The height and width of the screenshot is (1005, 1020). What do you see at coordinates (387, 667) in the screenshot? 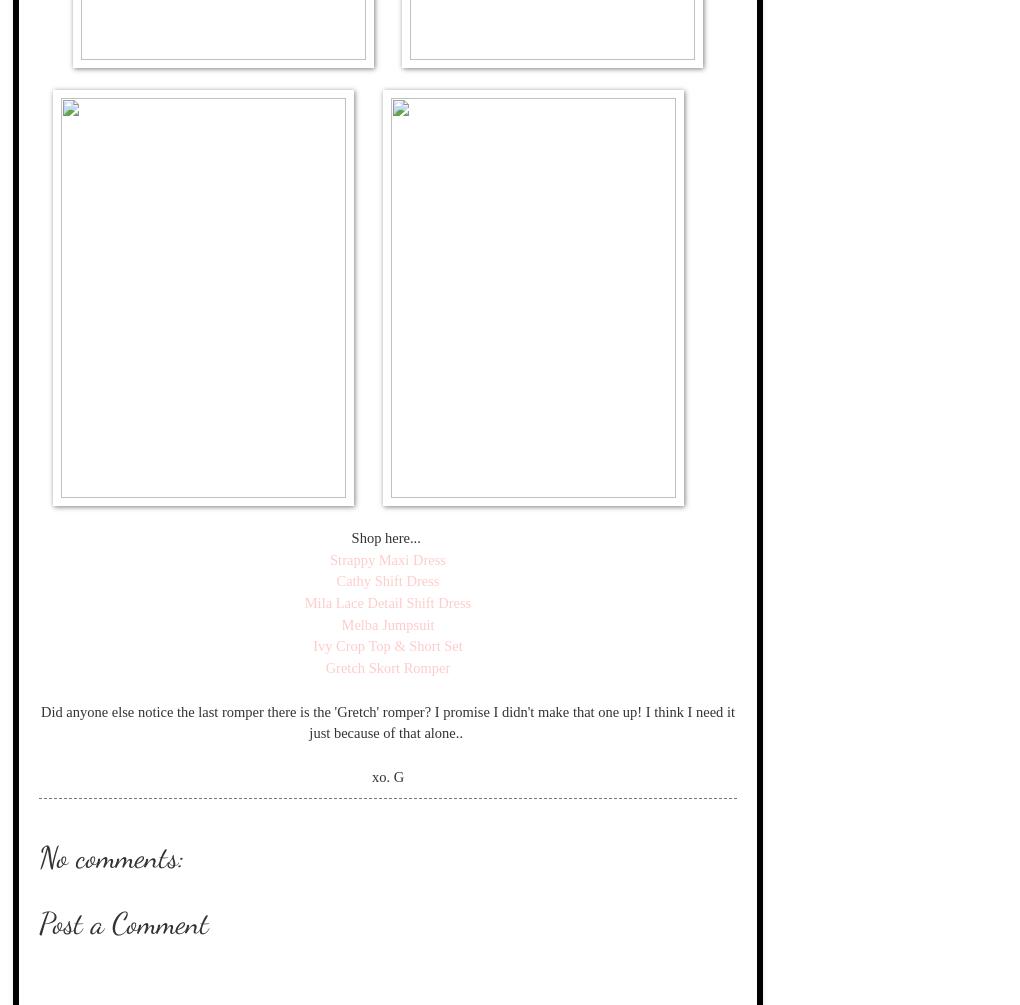
I see `'Gretch Skort Romper'` at bounding box center [387, 667].